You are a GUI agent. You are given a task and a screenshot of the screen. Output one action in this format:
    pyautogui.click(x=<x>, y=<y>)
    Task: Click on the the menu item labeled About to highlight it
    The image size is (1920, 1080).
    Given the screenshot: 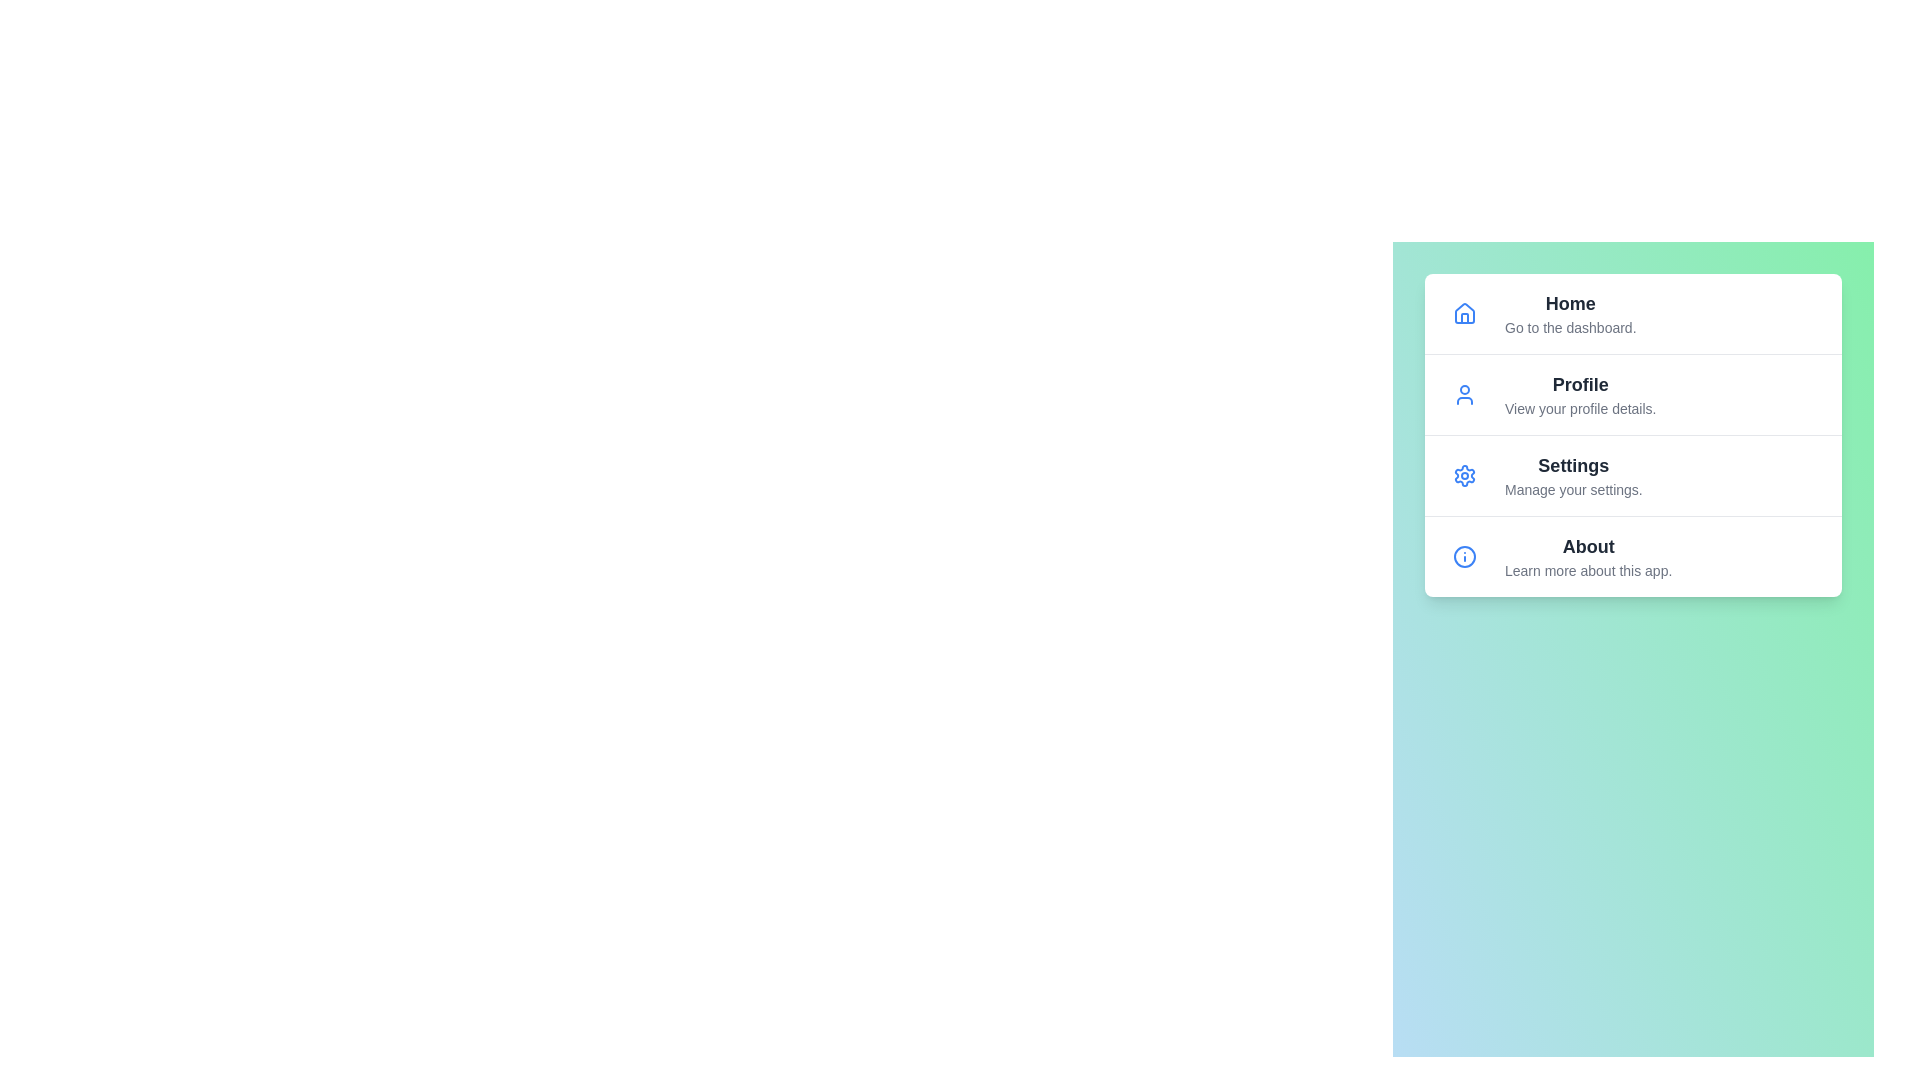 What is the action you would take?
    pyautogui.click(x=1633, y=556)
    